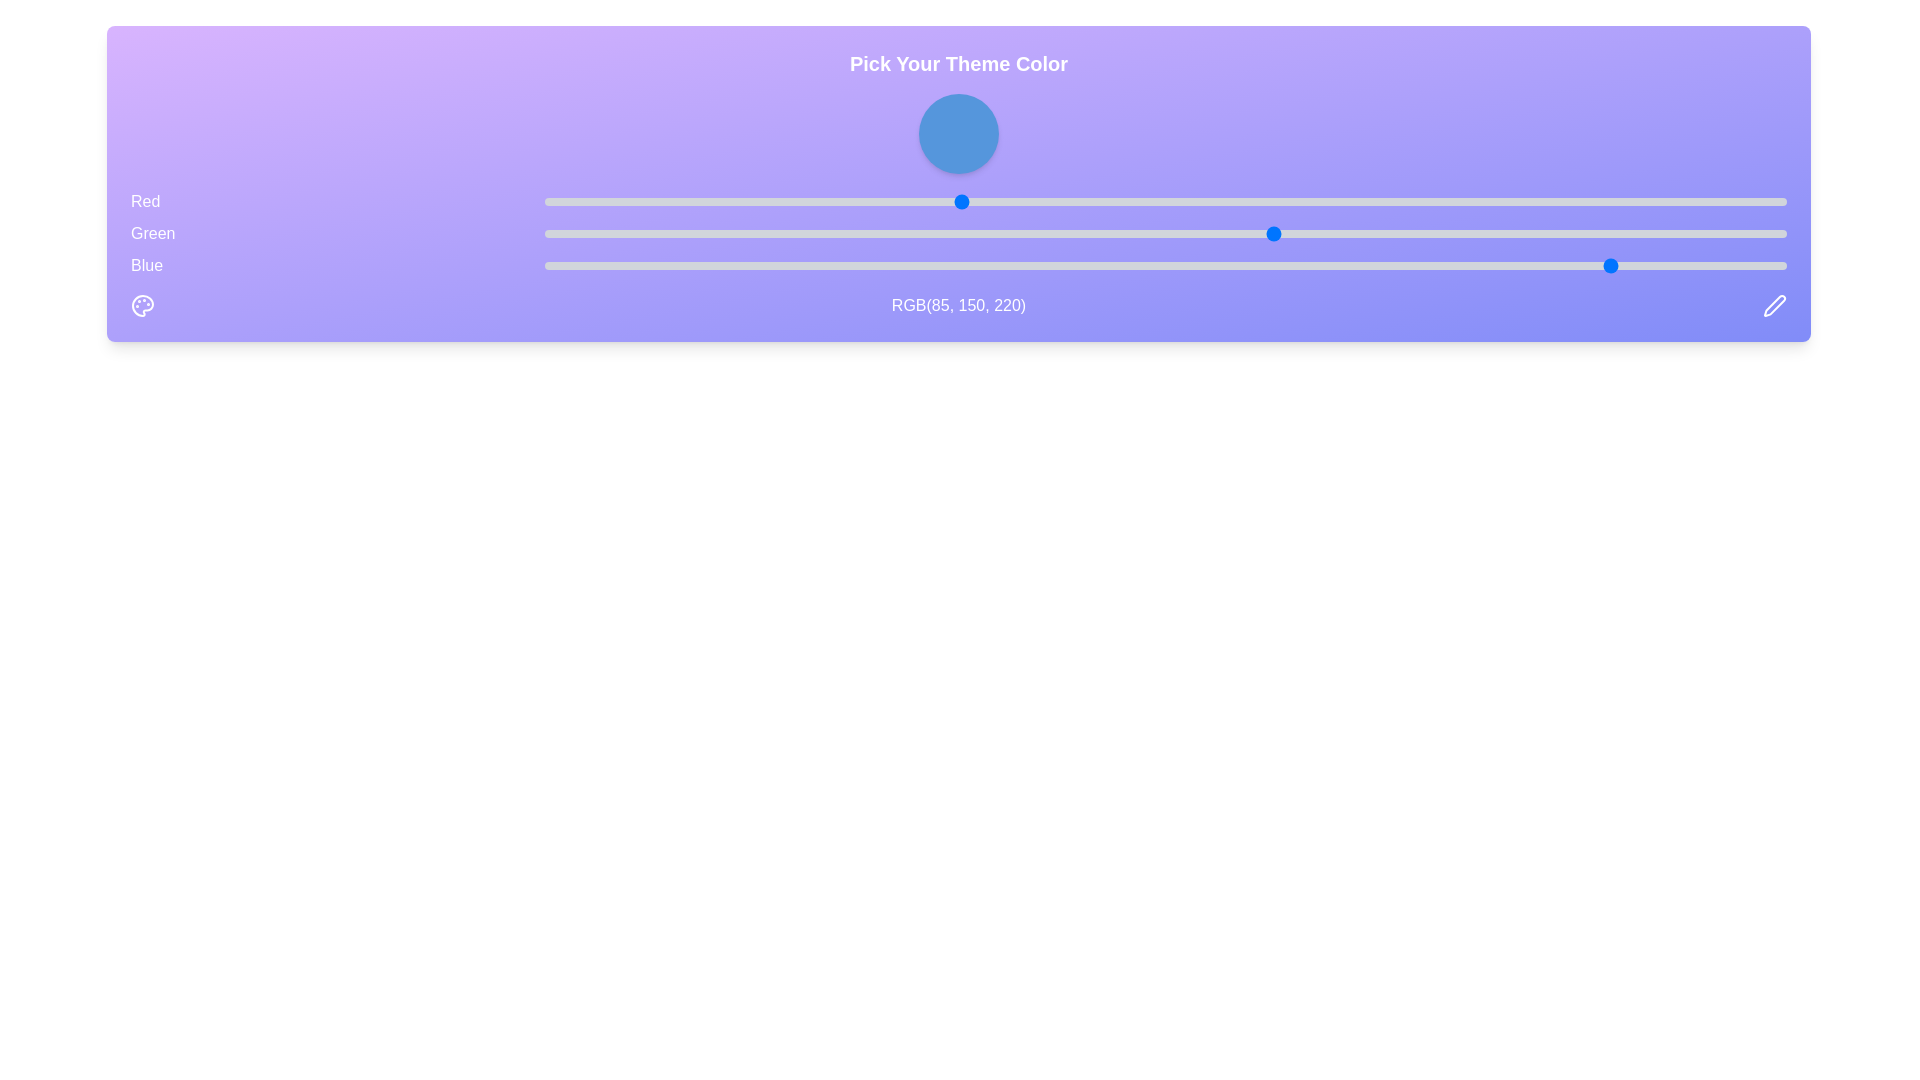  I want to click on the slider handles of the RGB range sliders labeled 'Red', 'Green', and 'Blue', so click(958, 233).